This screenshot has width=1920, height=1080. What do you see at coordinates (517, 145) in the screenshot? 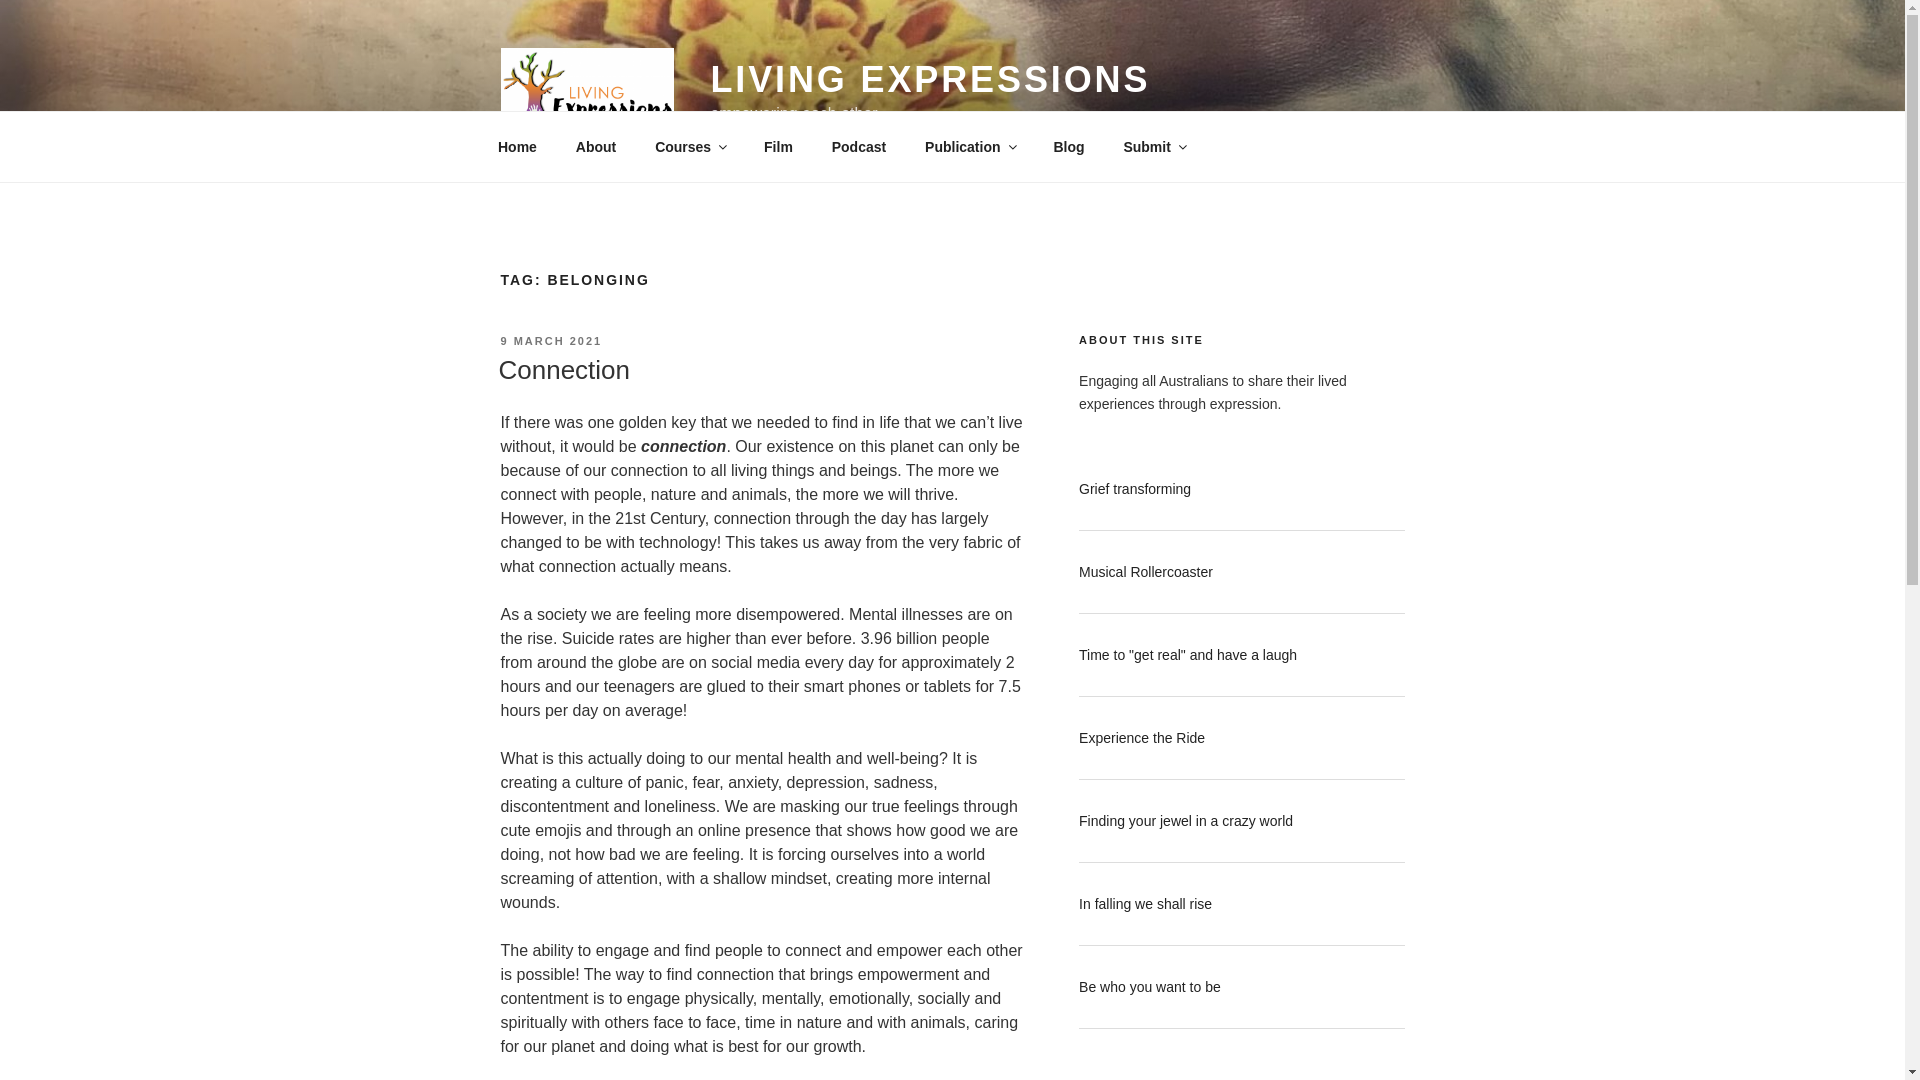
I see `'Home'` at bounding box center [517, 145].